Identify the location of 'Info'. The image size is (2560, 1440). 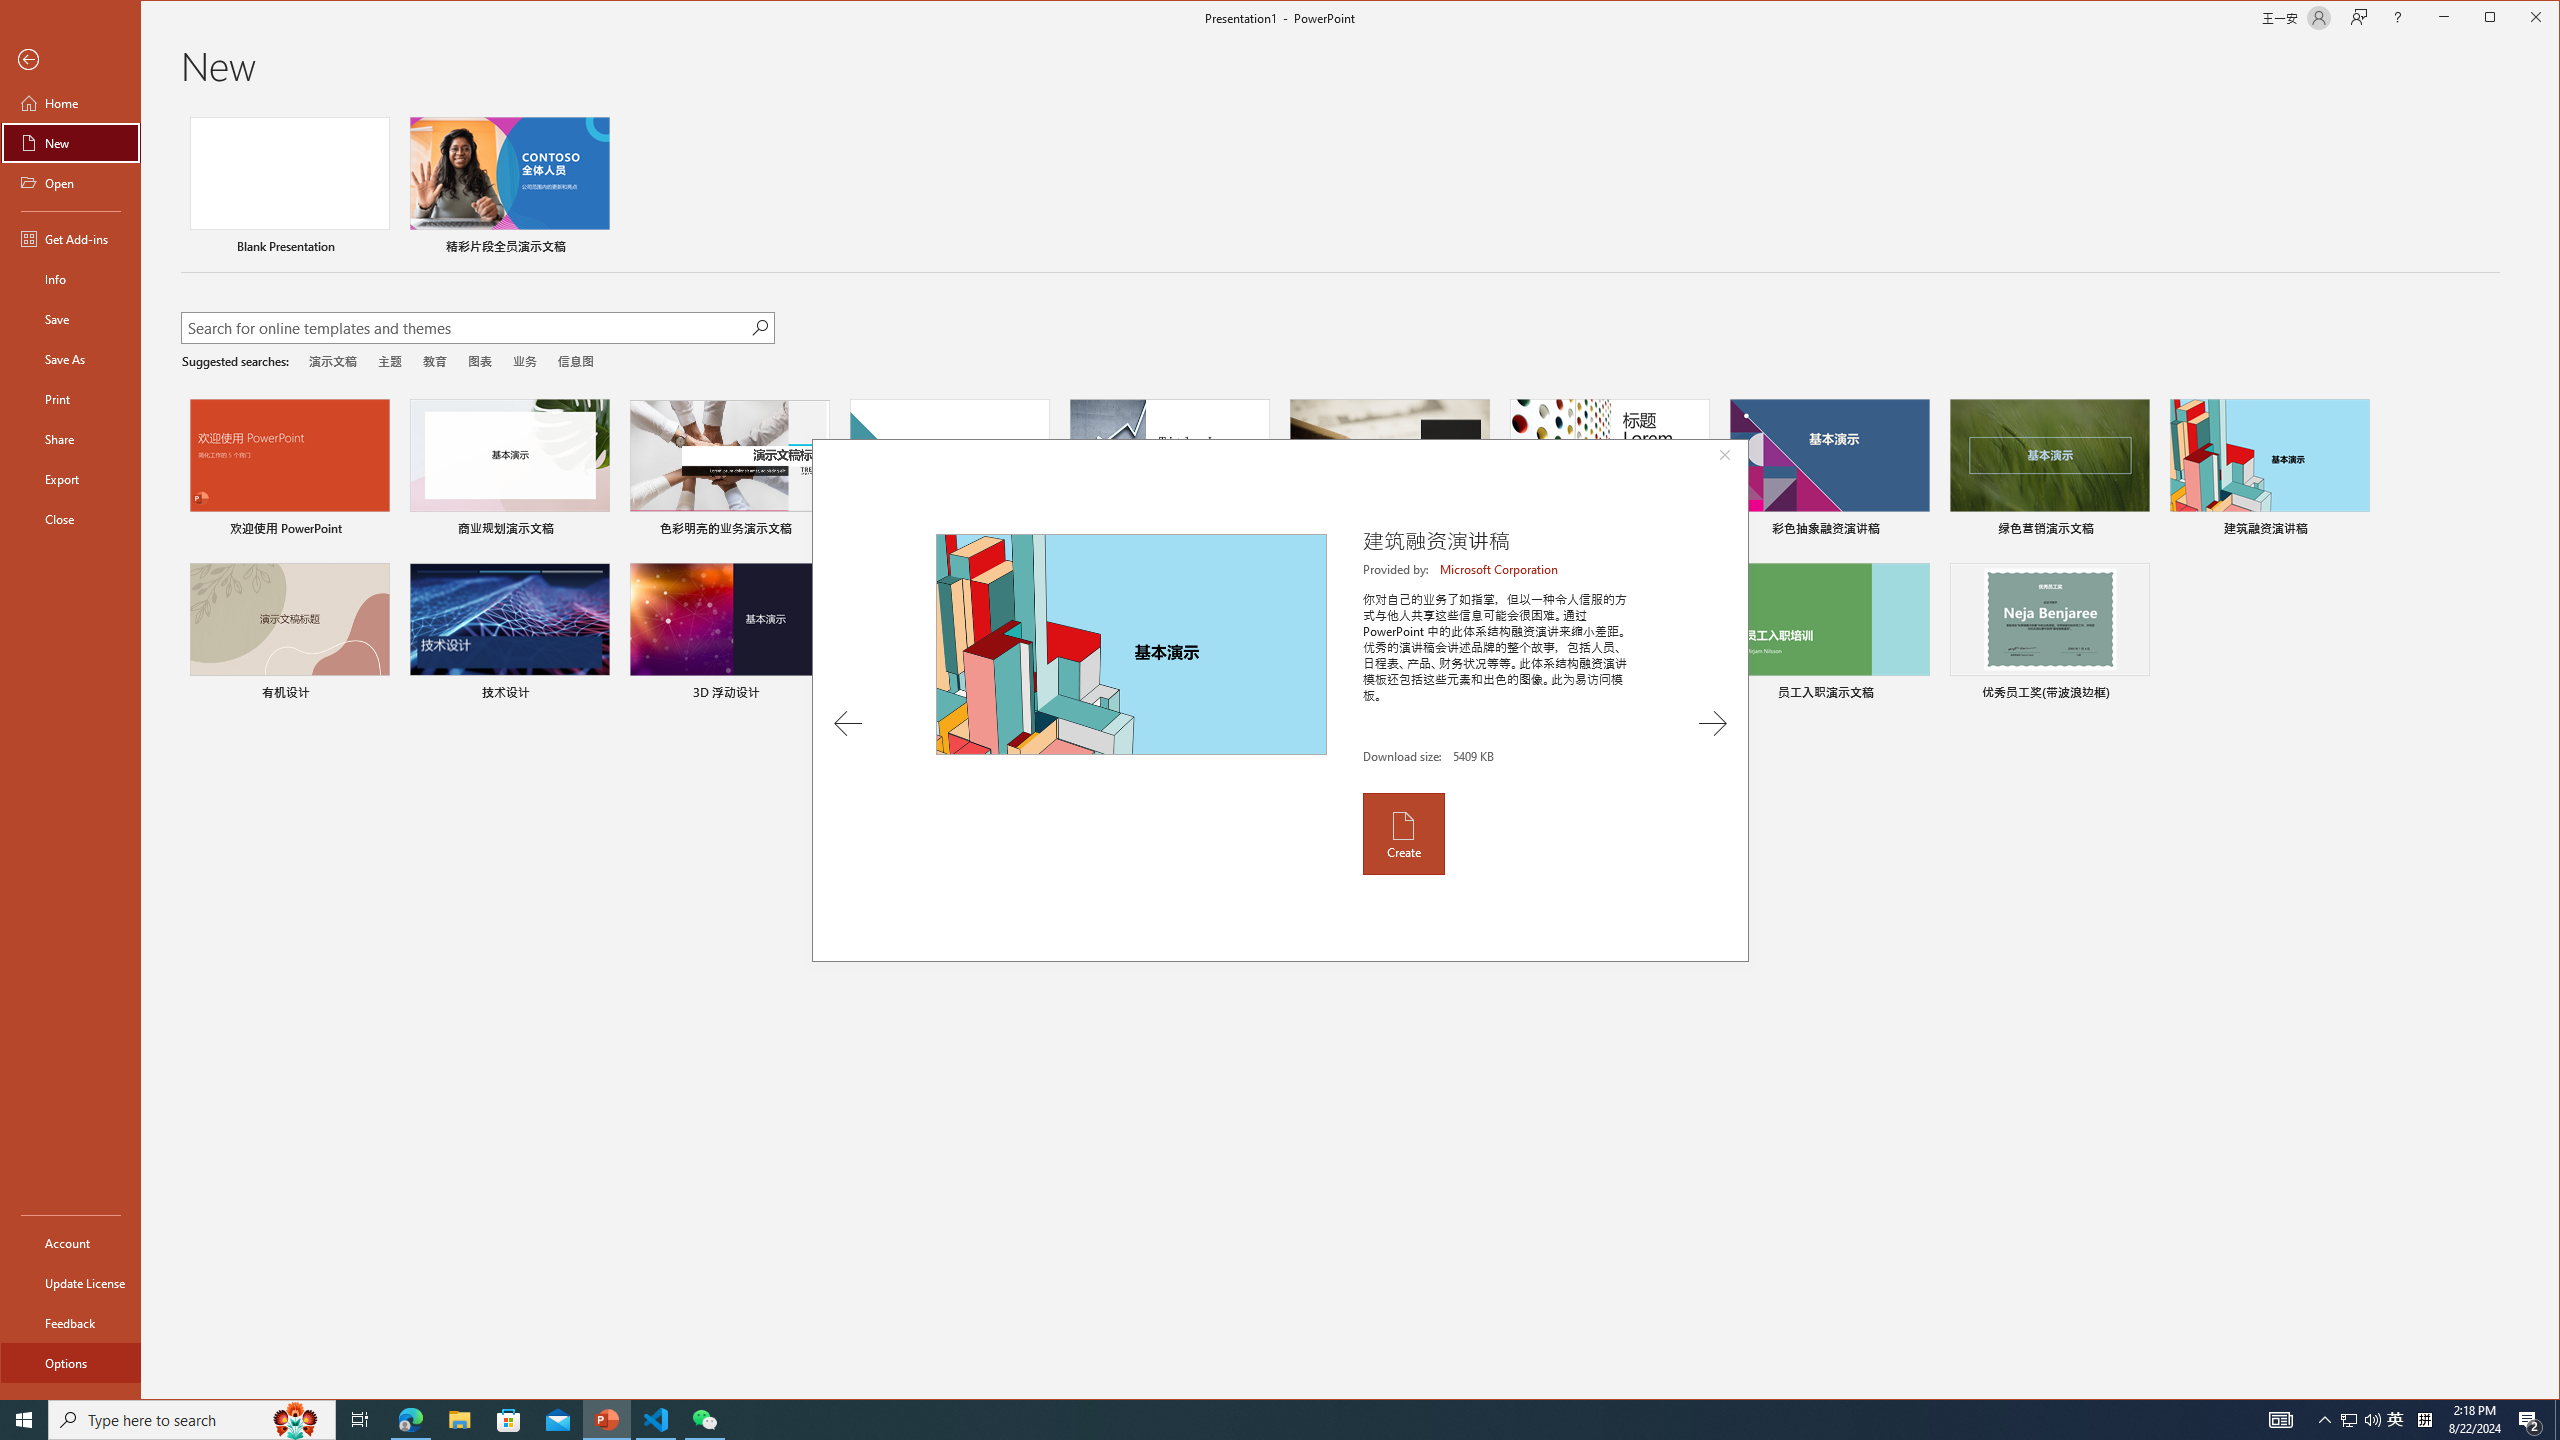
(69, 279).